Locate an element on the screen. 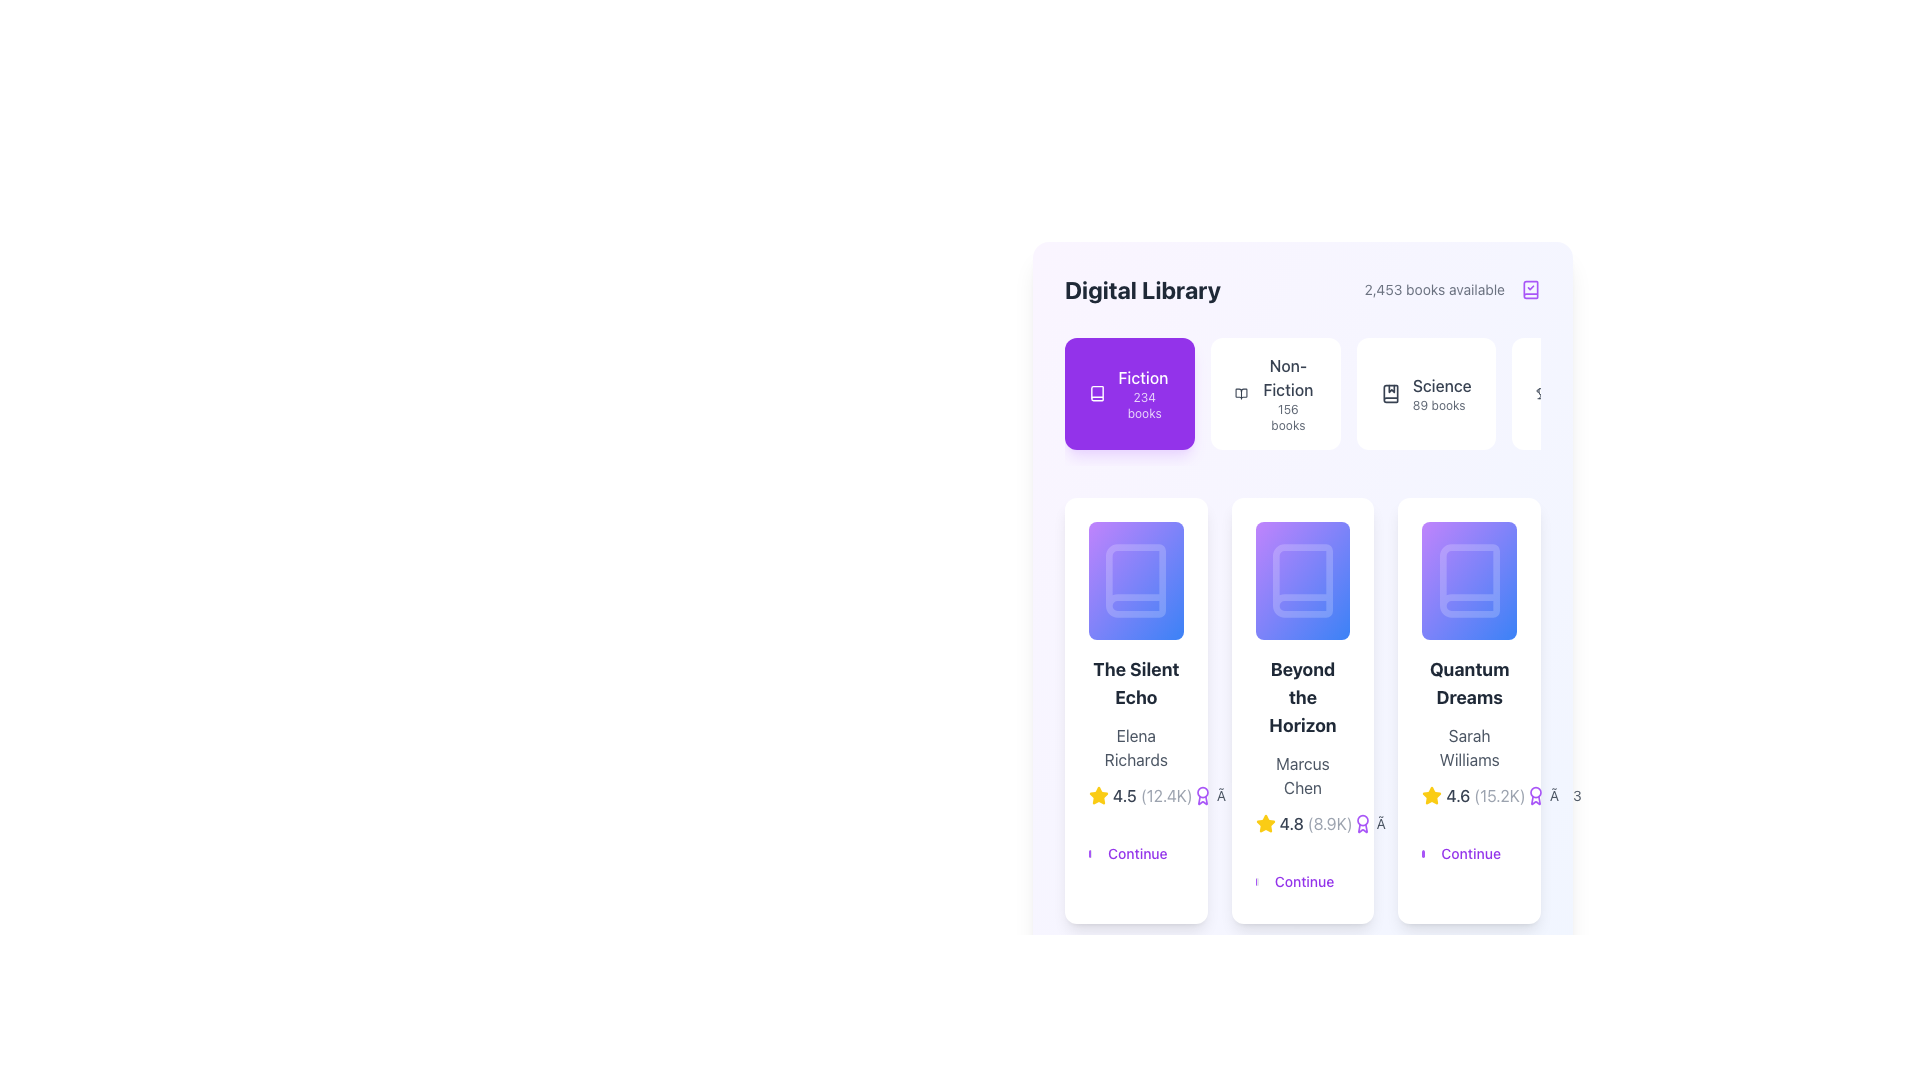  the SVG circle element that is styled as part of a medal or award icon, located near the top-right section of the interface is located at coordinates (1201, 791).